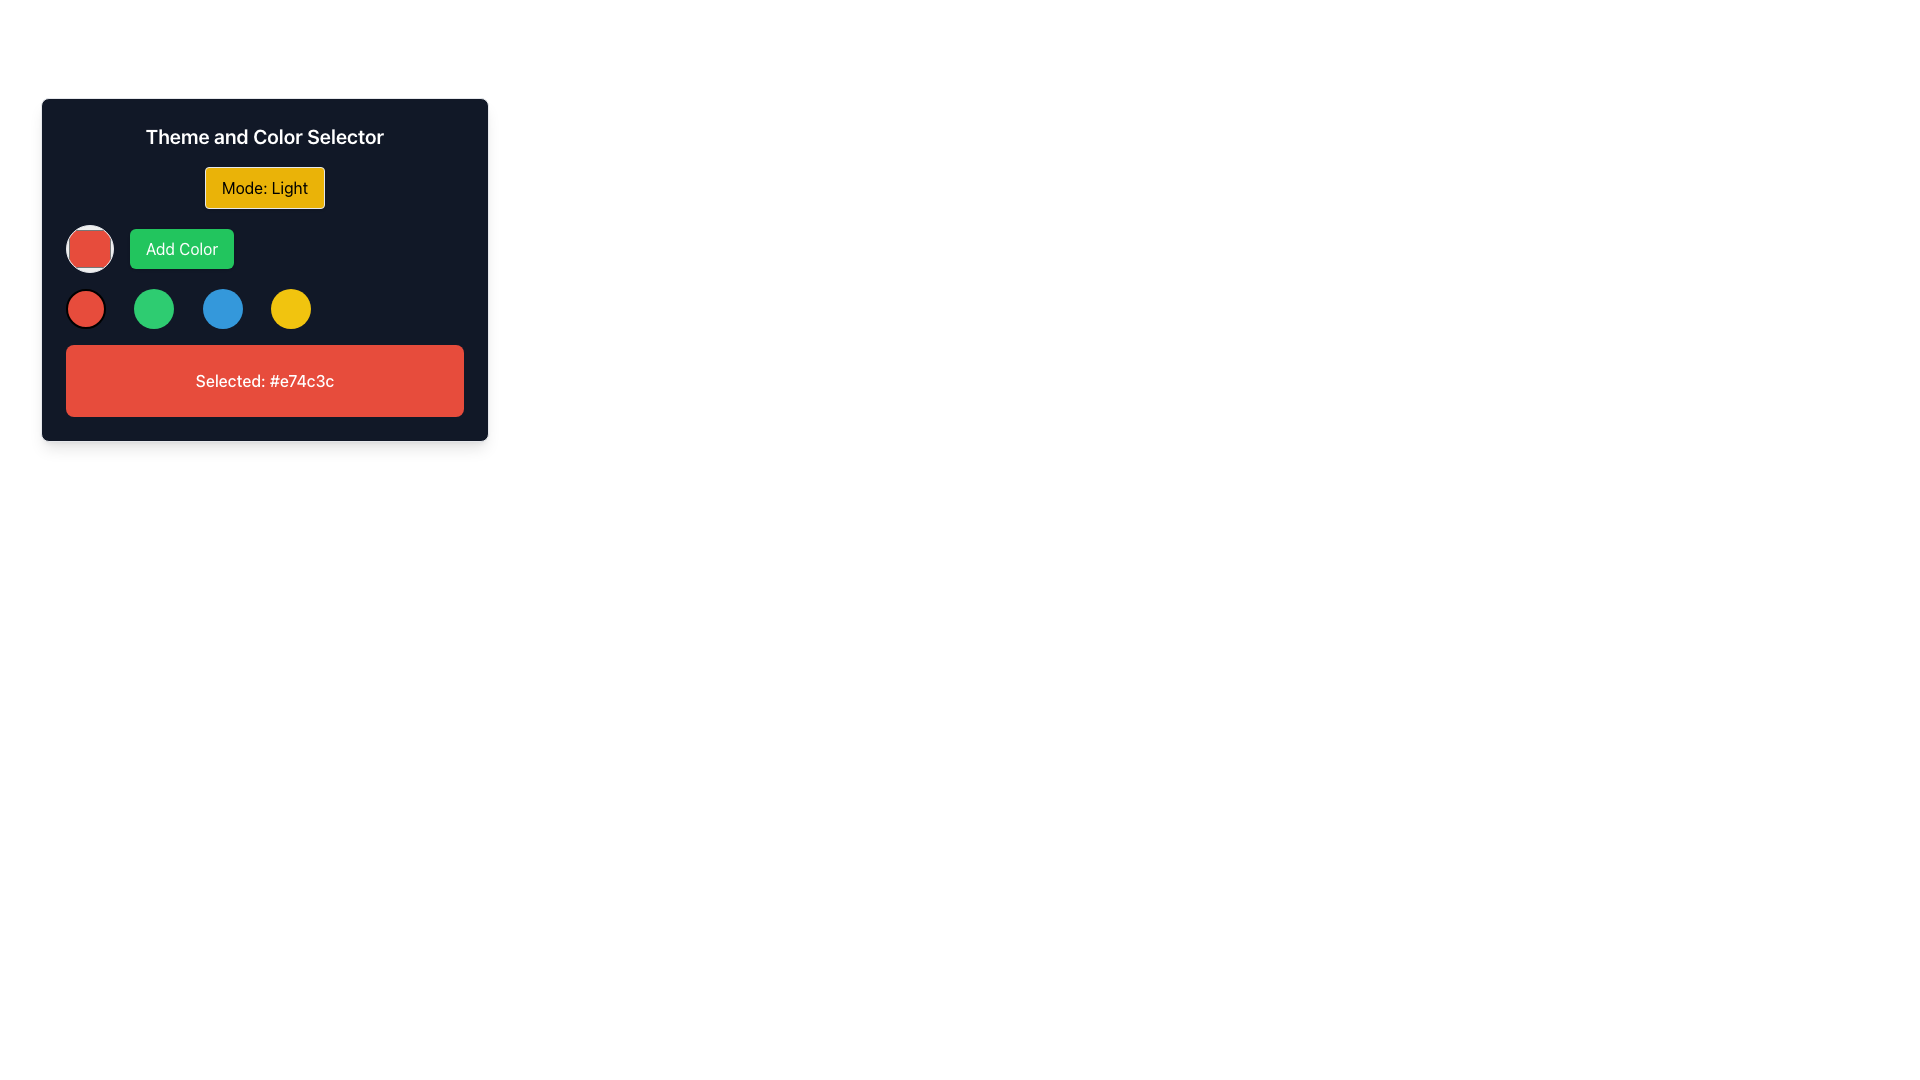 Image resolution: width=1920 pixels, height=1080 pixels. What do you see at coordinates (85, 308) in the screenshot?
I see `the circular, red-colored button with a black border located in a grid layout, positioned to the left-most side, just below the 'Add Color' button` at bounding box center [85, 308].